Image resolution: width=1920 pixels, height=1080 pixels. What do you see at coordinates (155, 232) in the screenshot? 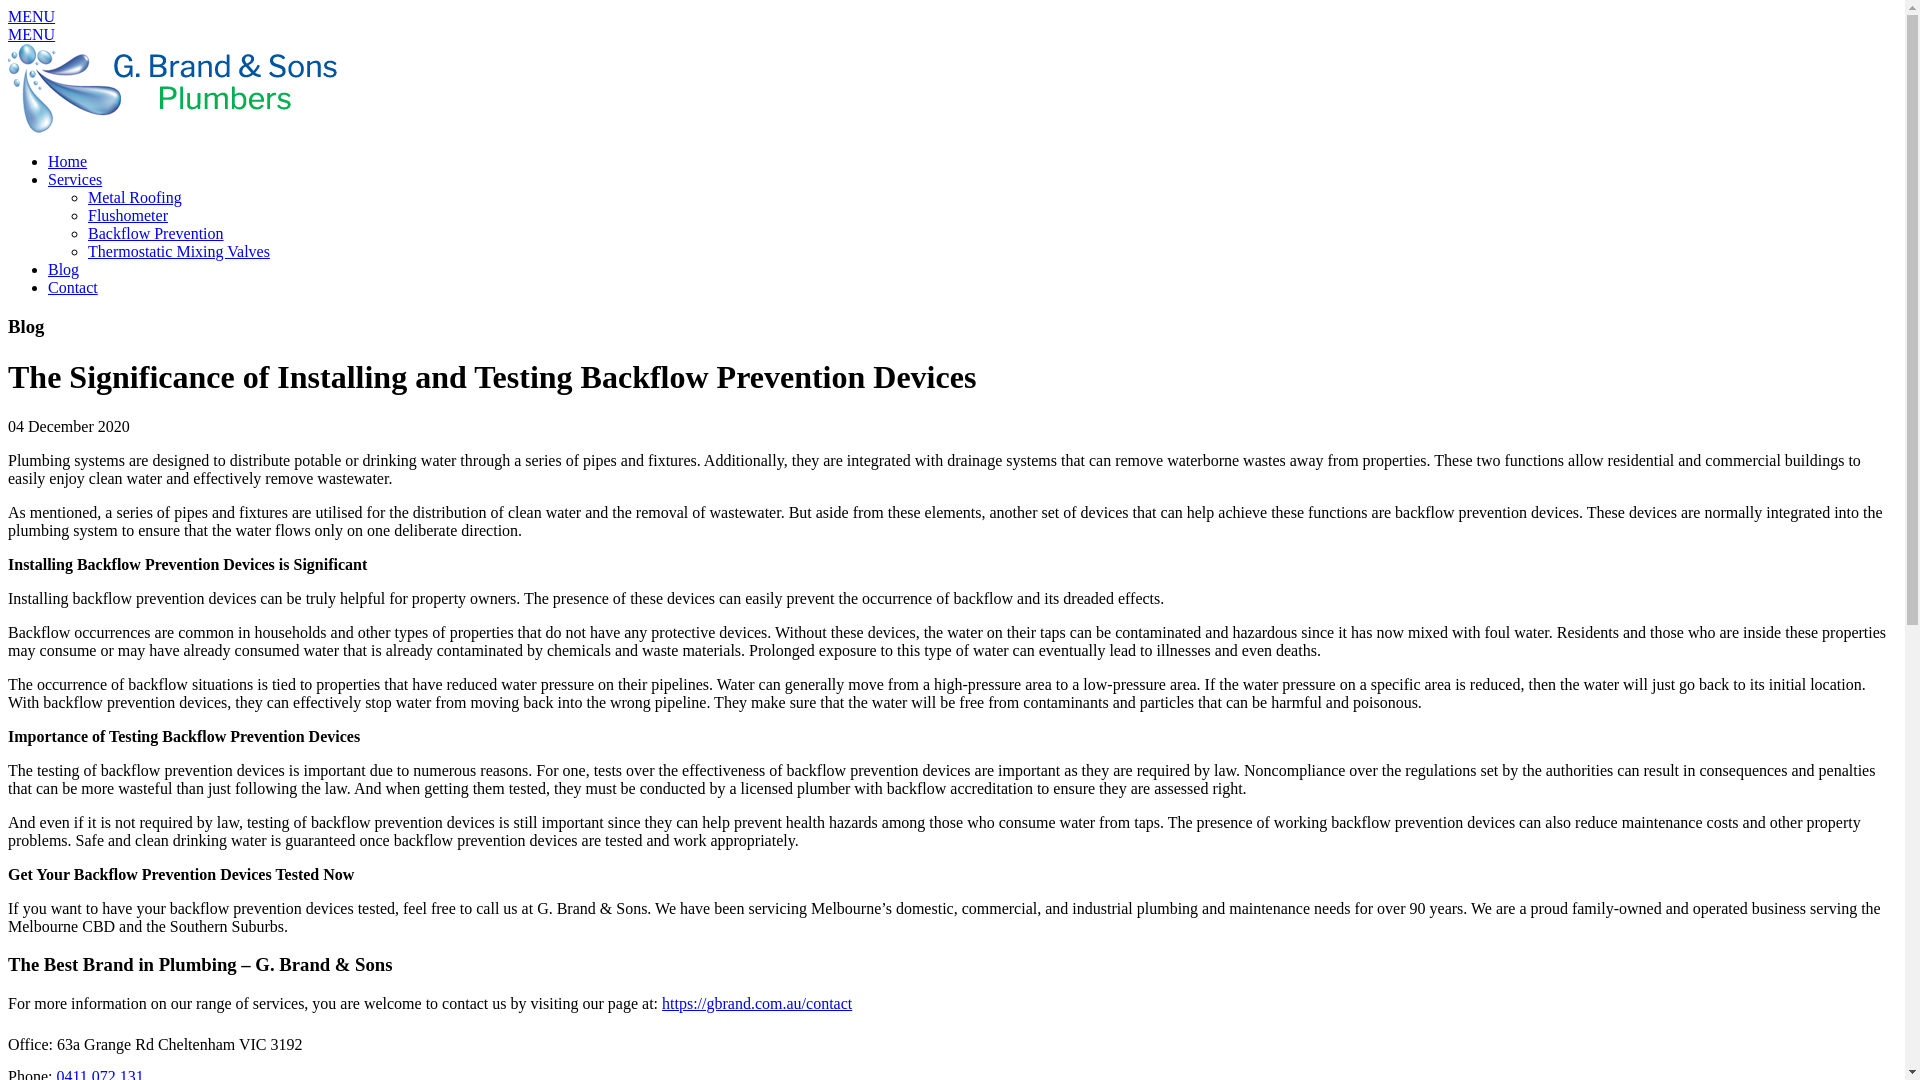
I see `'Backflow Prevention'` at bounding box center [155, 232].